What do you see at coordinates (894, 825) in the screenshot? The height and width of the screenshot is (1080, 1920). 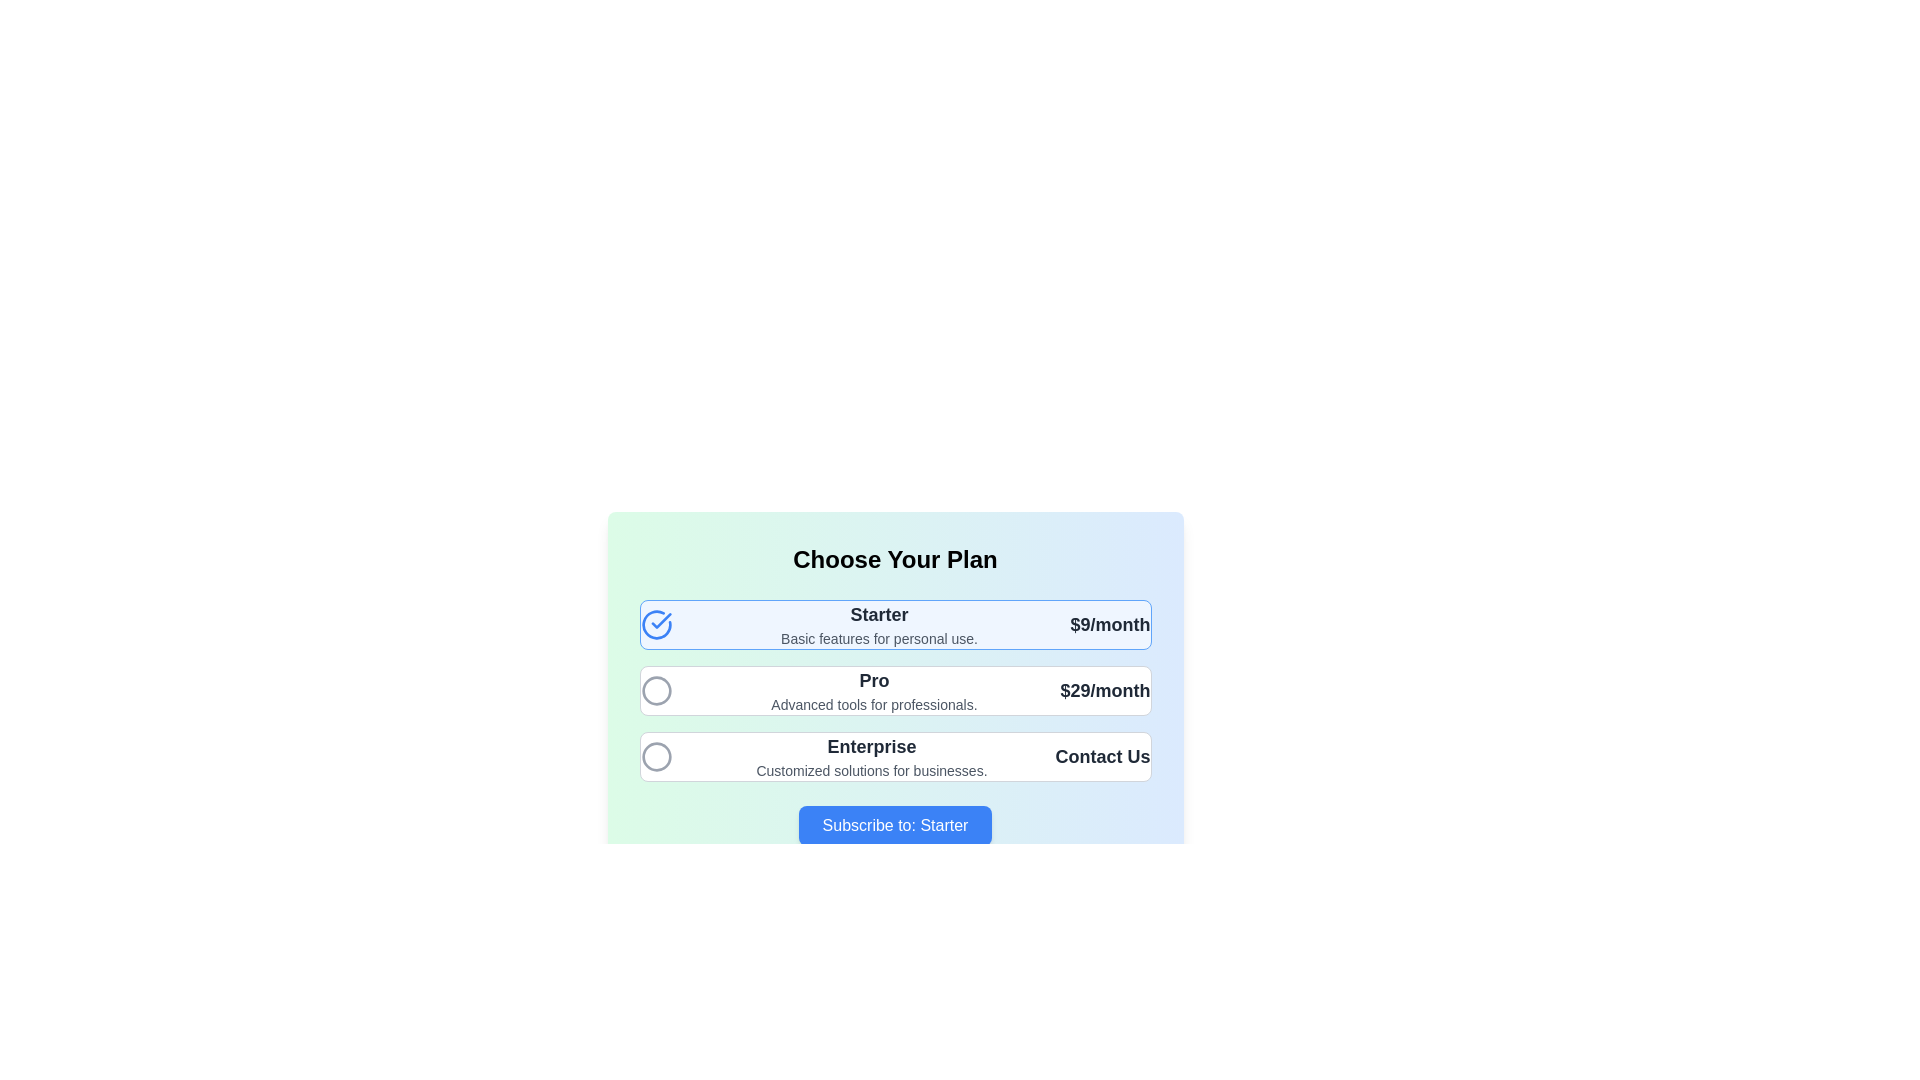 I see `the button located at the bottom center of the pricing card` at bounding box center [894, 825].